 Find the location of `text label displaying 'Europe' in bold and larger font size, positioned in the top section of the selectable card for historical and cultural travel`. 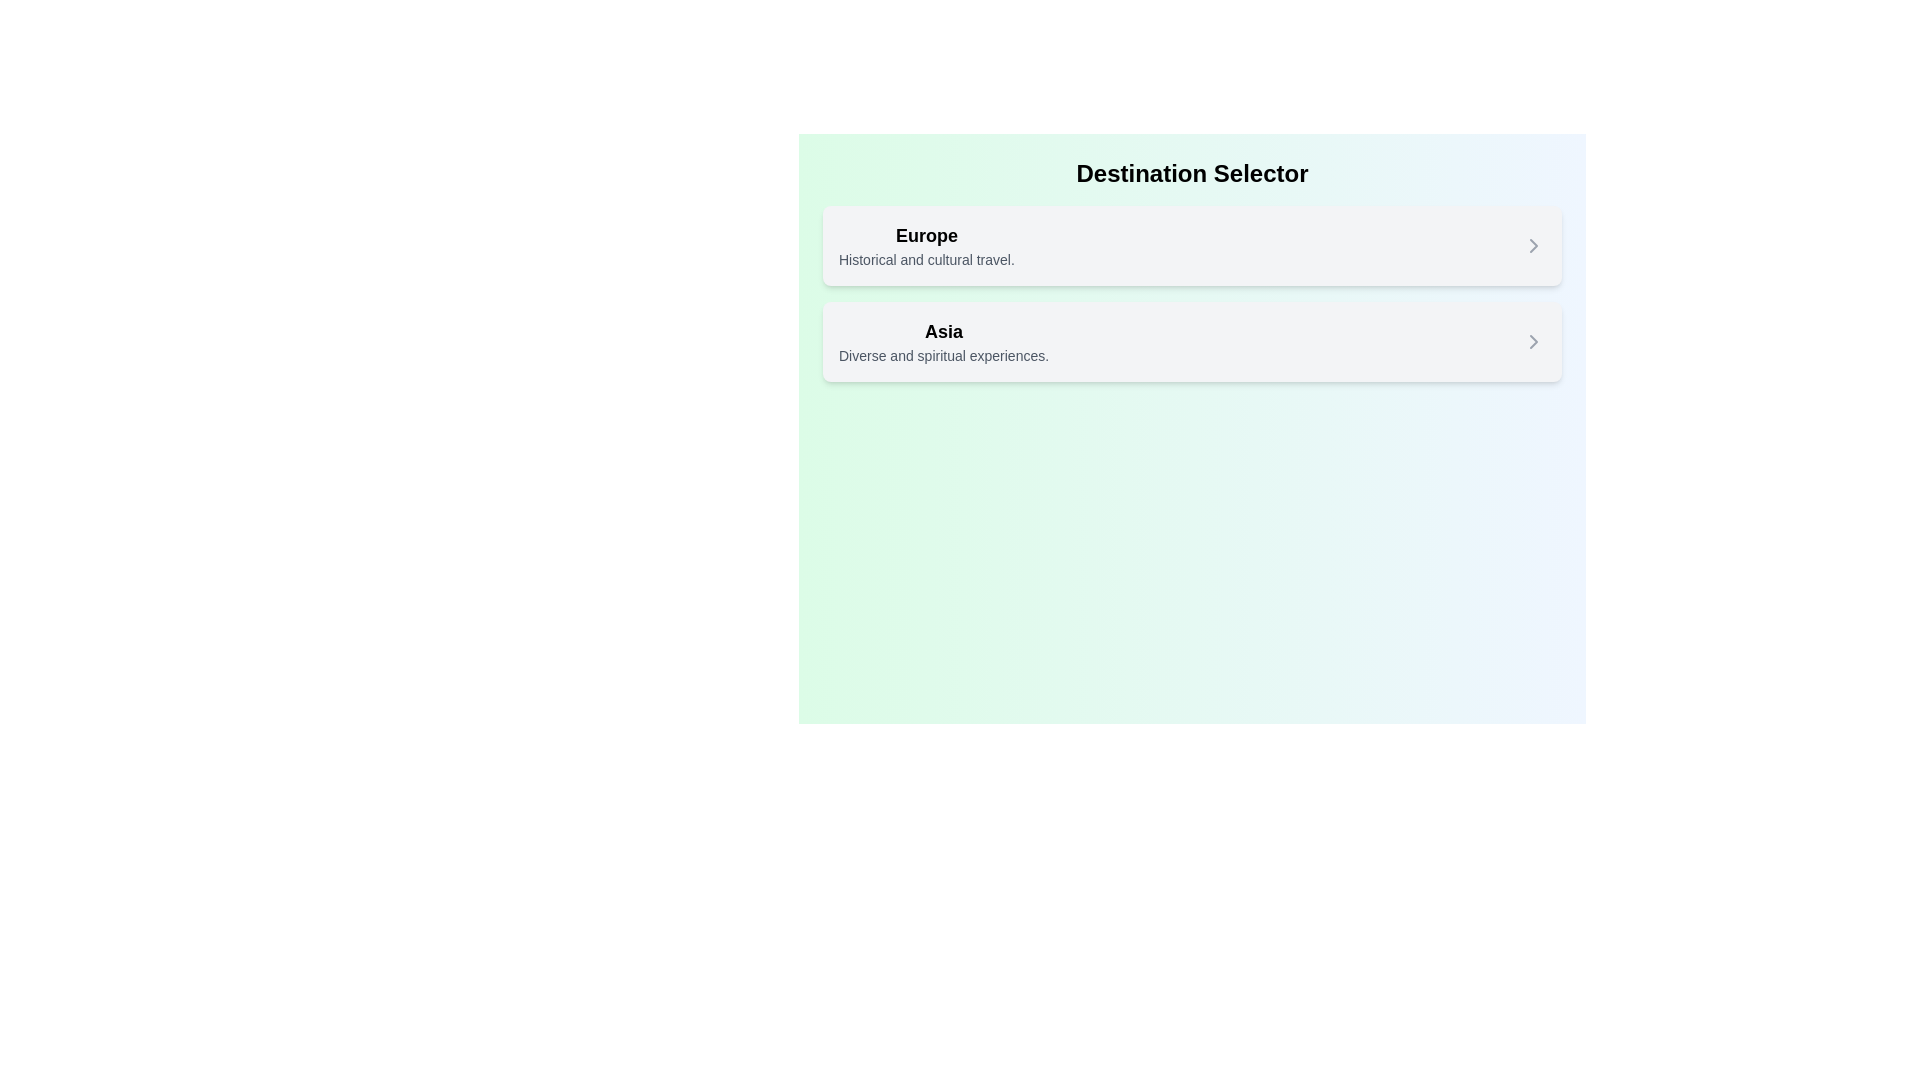

text label displaying 'Europe' in bold and larger font size, positioned in the top section of the selectable card for historical and cultural travel is located at coordinates (925, 234).